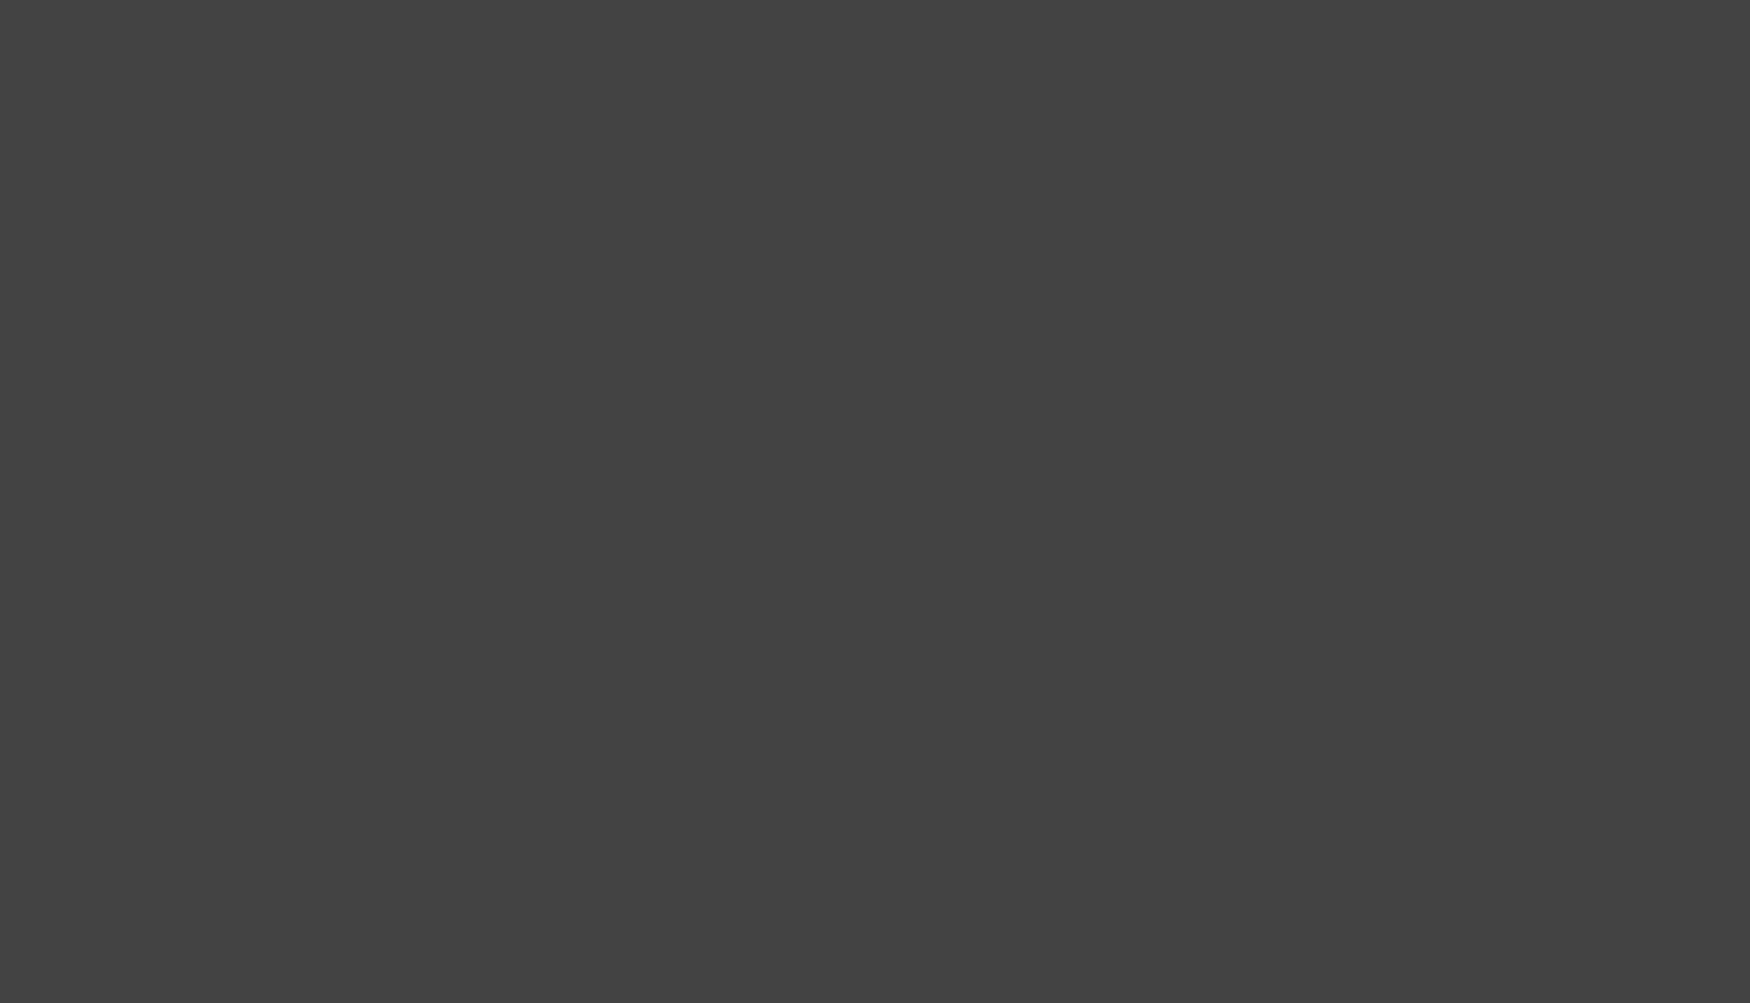  What do you see at coordinates (1235, 311) in the screenshot?
I see `'30 min'` at bounding box center [1235, 311].